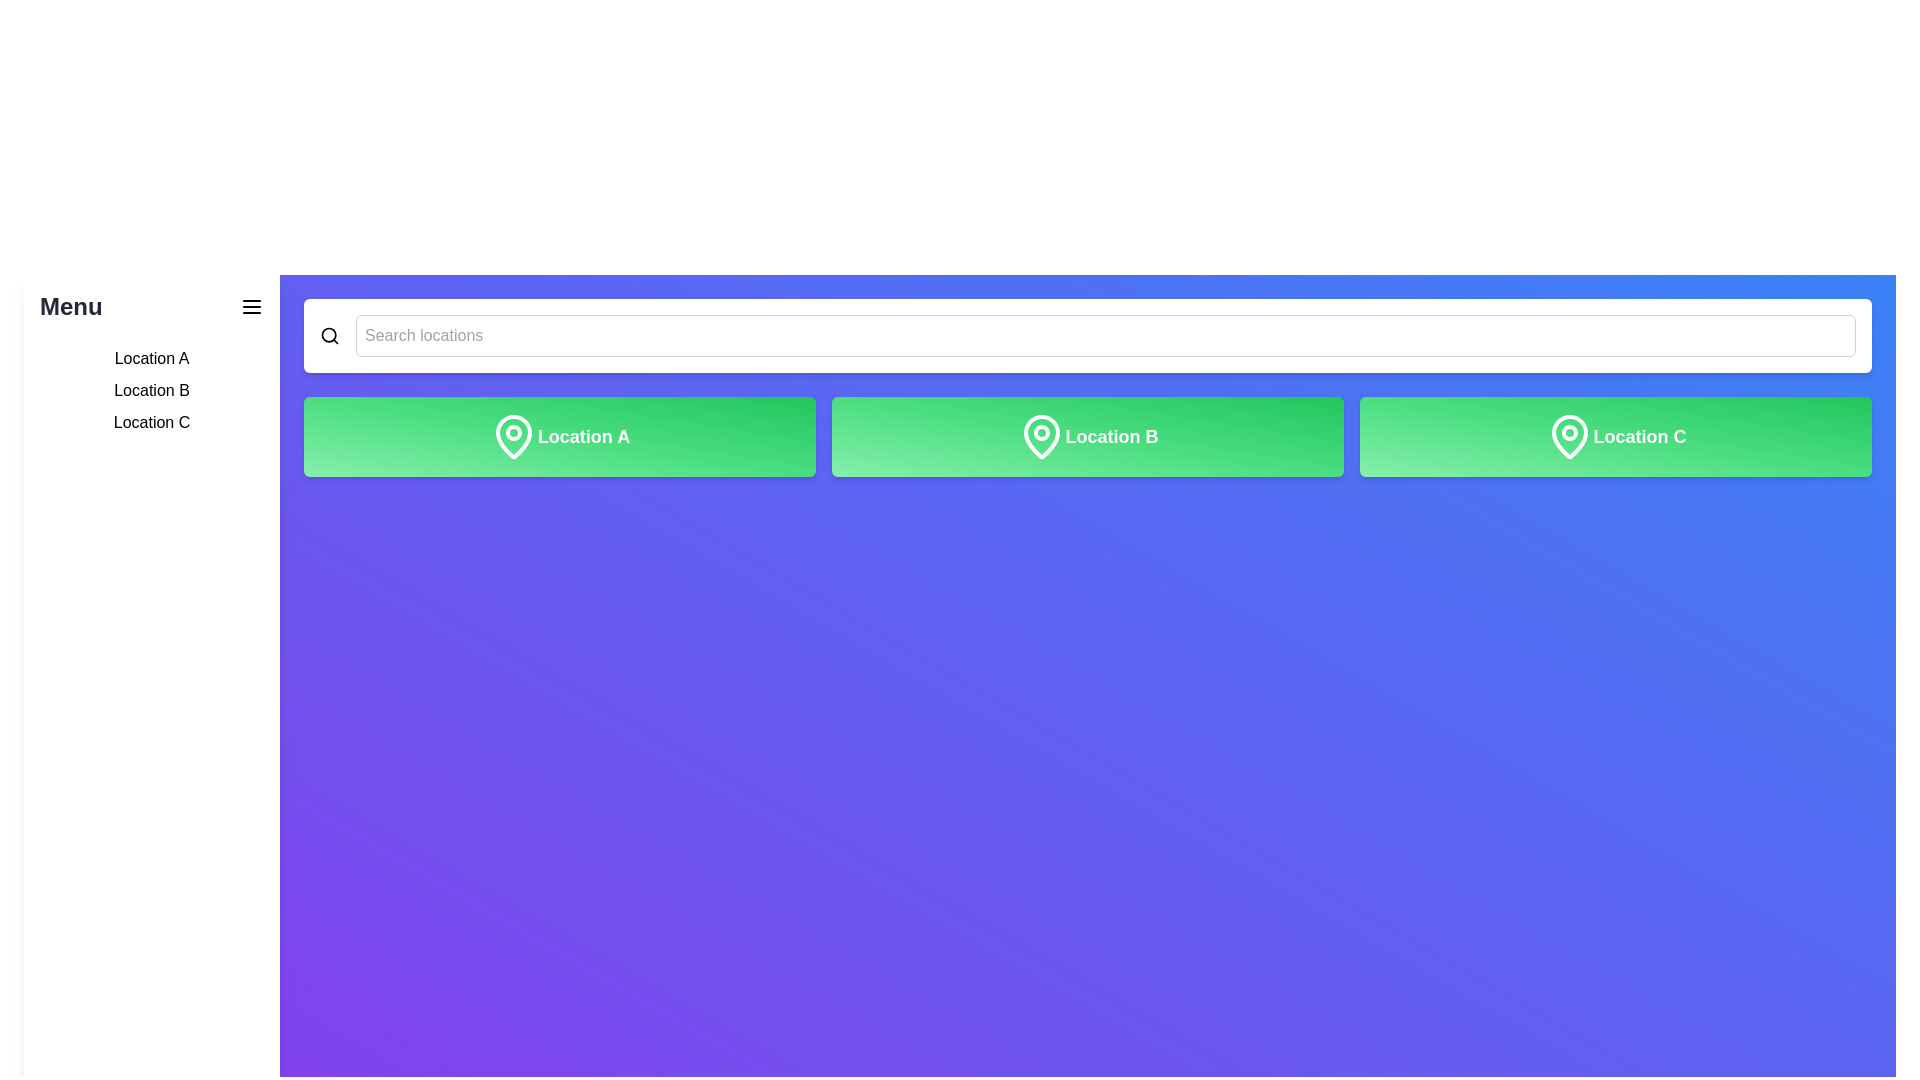 The height and width of the screenshot is (1080, 1920). What do you see at coordinates (1568, 431) in the screenshot?
I see `graphical icon, which is a circular shape centered within a location marker icon, positioned to the right of a series of green rectangular buttons at the top of the interface` at bounding box center [1568, 431].